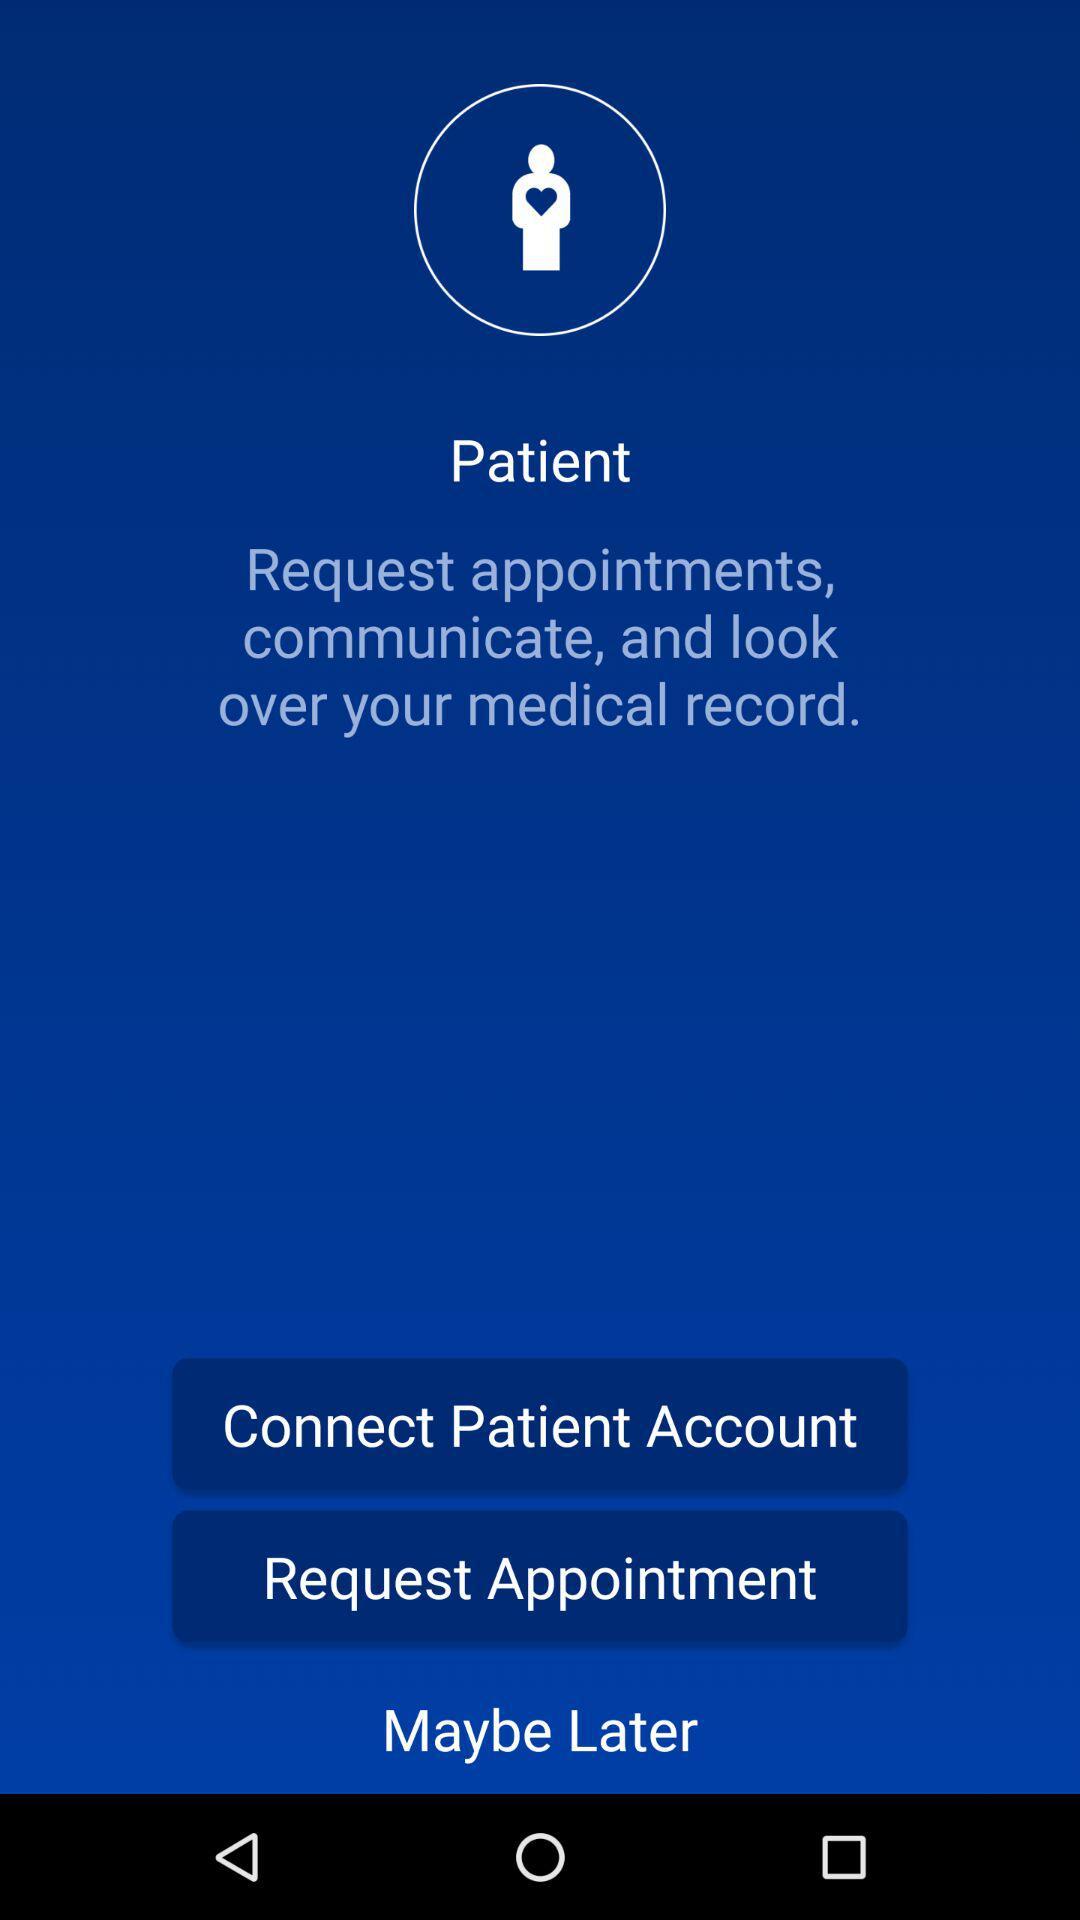 The width and height of the screenshot is (1080, 1920). Describe the element at coordinates (540, 1575) in the screenshot. I see `item below the connect patient account` at that location.